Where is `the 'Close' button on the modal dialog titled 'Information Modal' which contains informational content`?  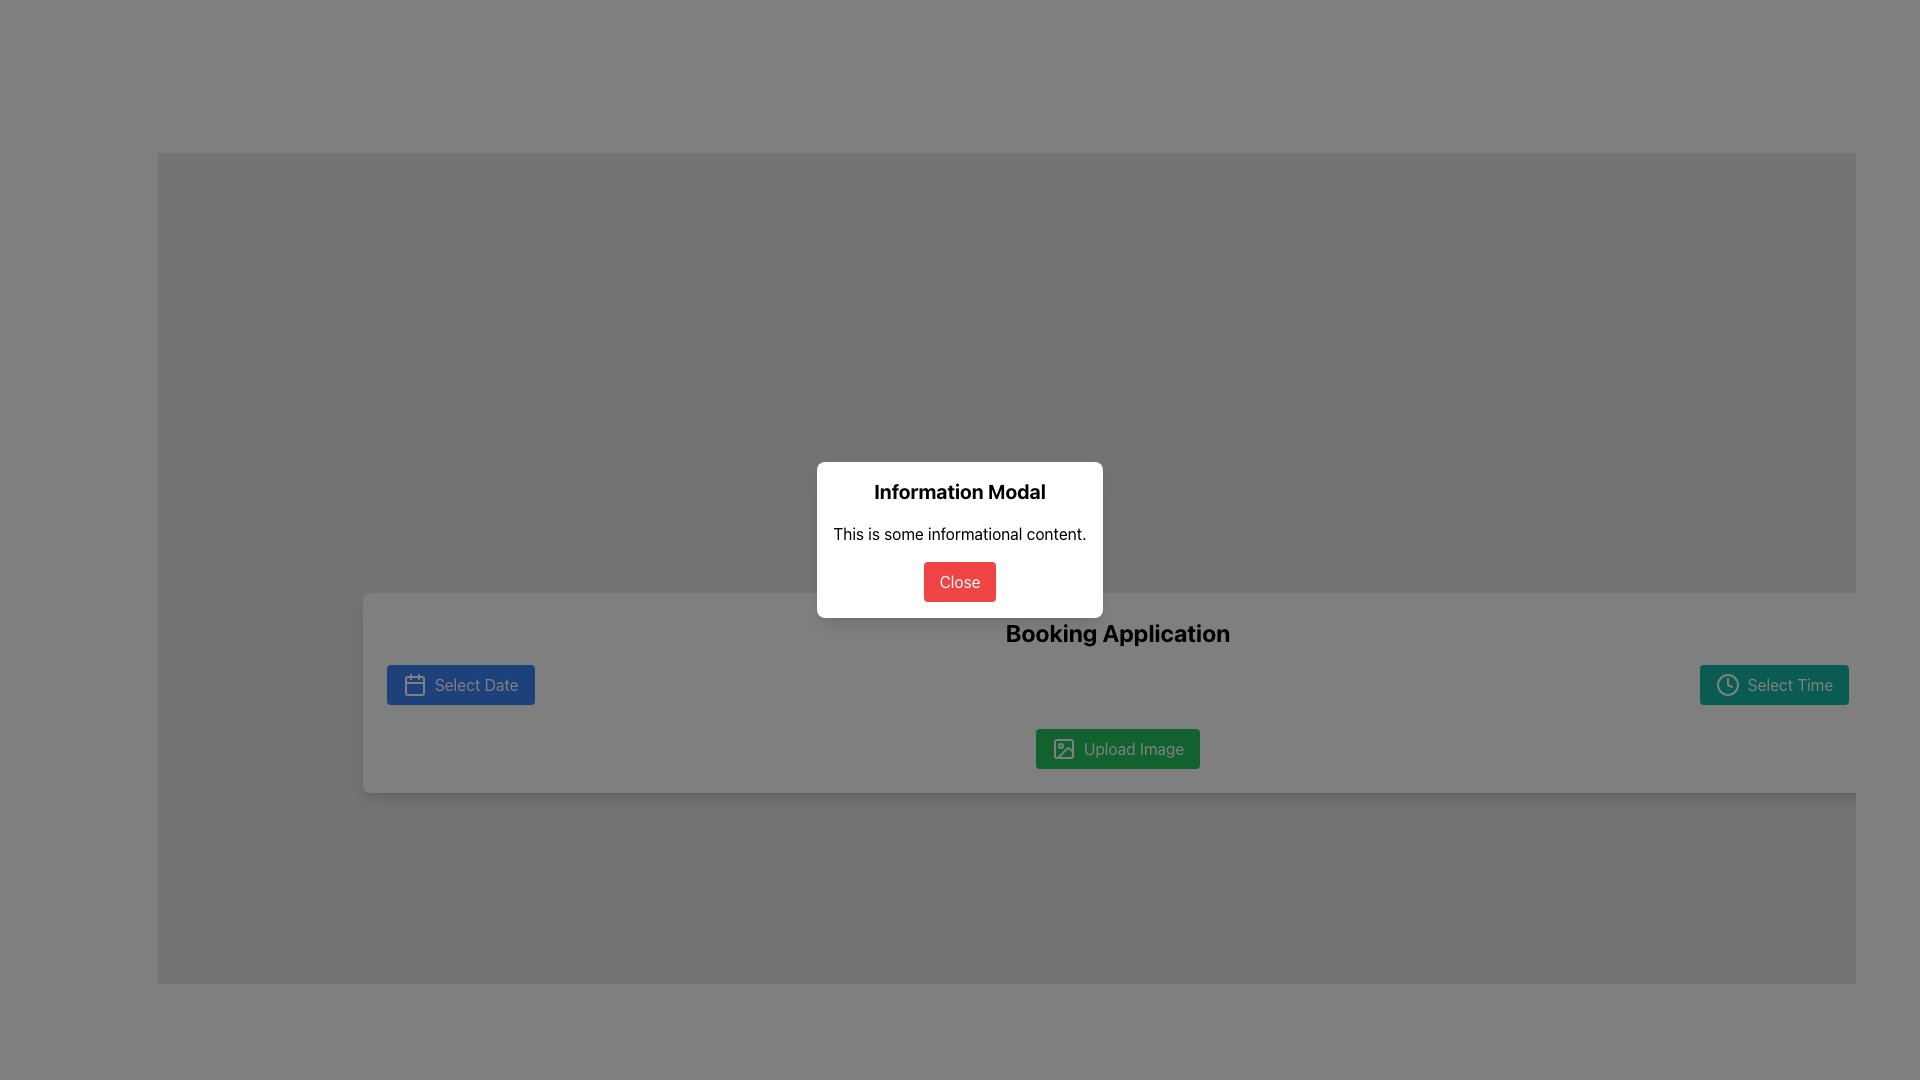
the 'Close' button on the modal dialog titled 'Information Modal' which contains informational content is located at coordinates (960, 540).